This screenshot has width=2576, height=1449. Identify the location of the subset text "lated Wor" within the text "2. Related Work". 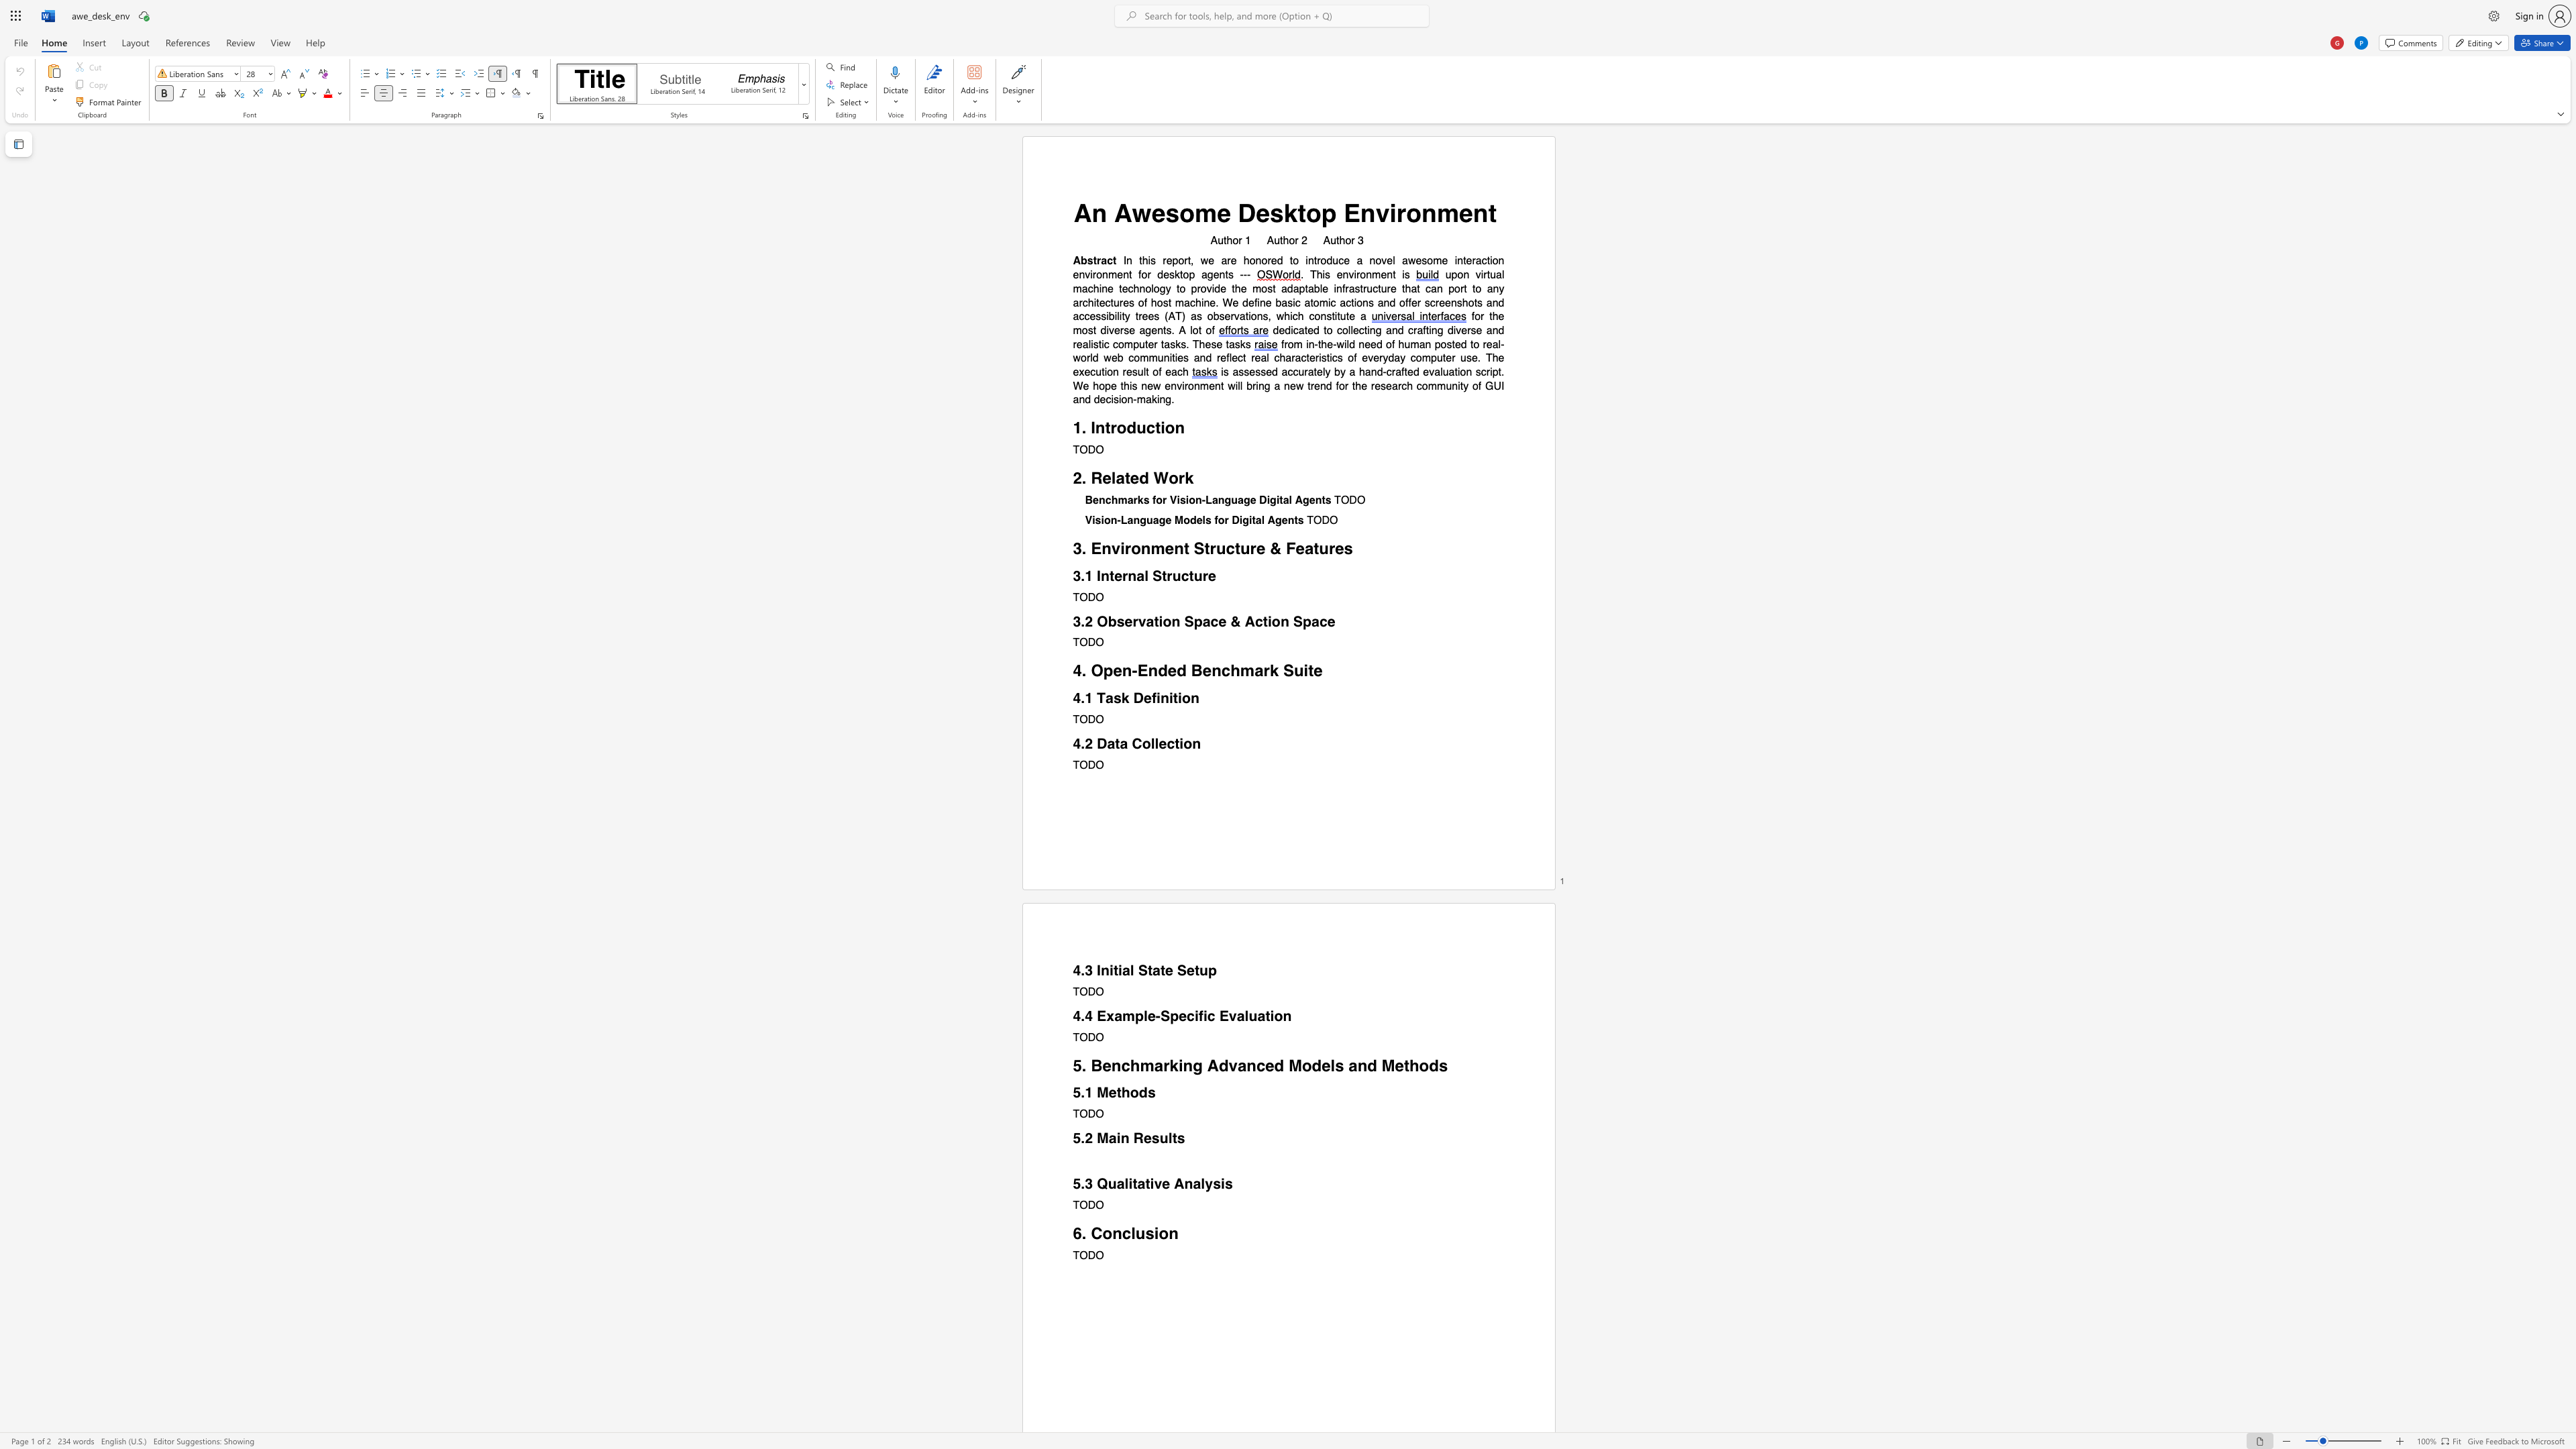
(1111, 478).